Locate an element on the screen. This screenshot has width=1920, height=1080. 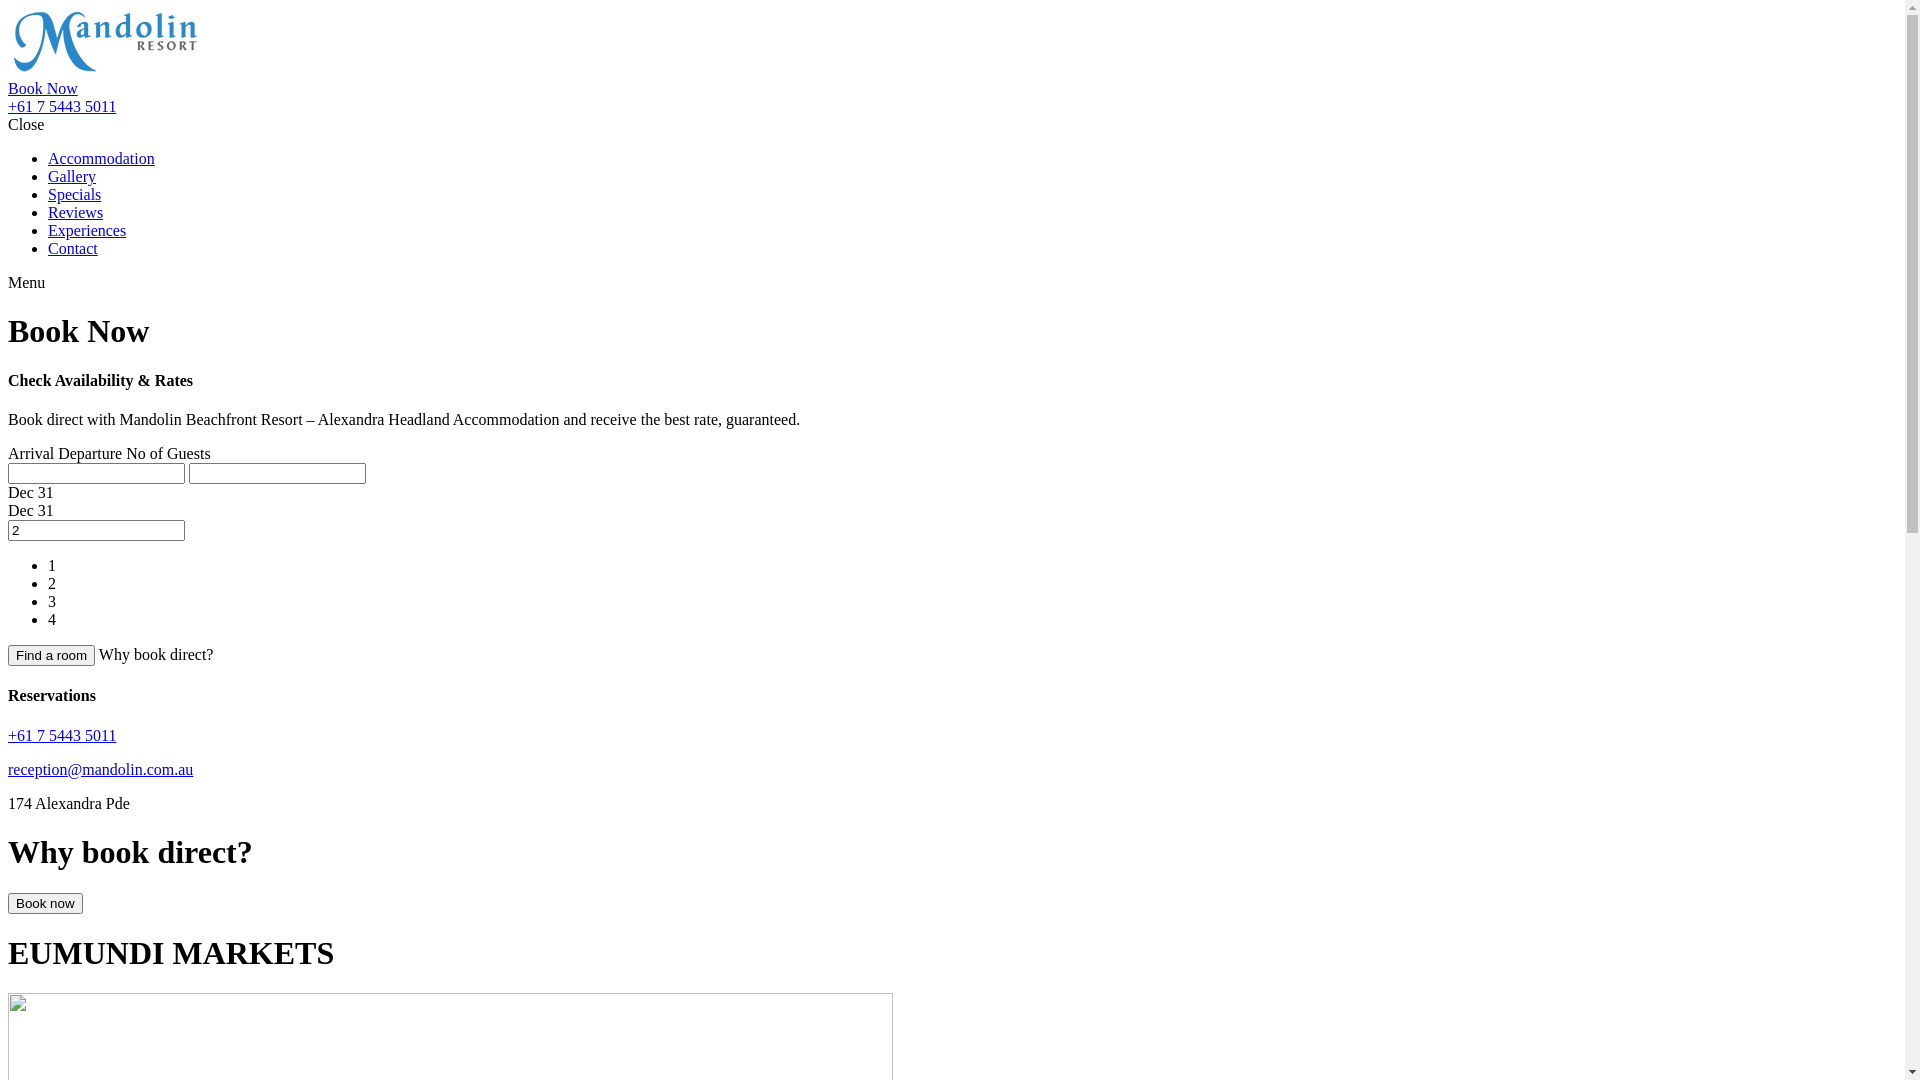
'Menu' is located at coordinates (8, 282).